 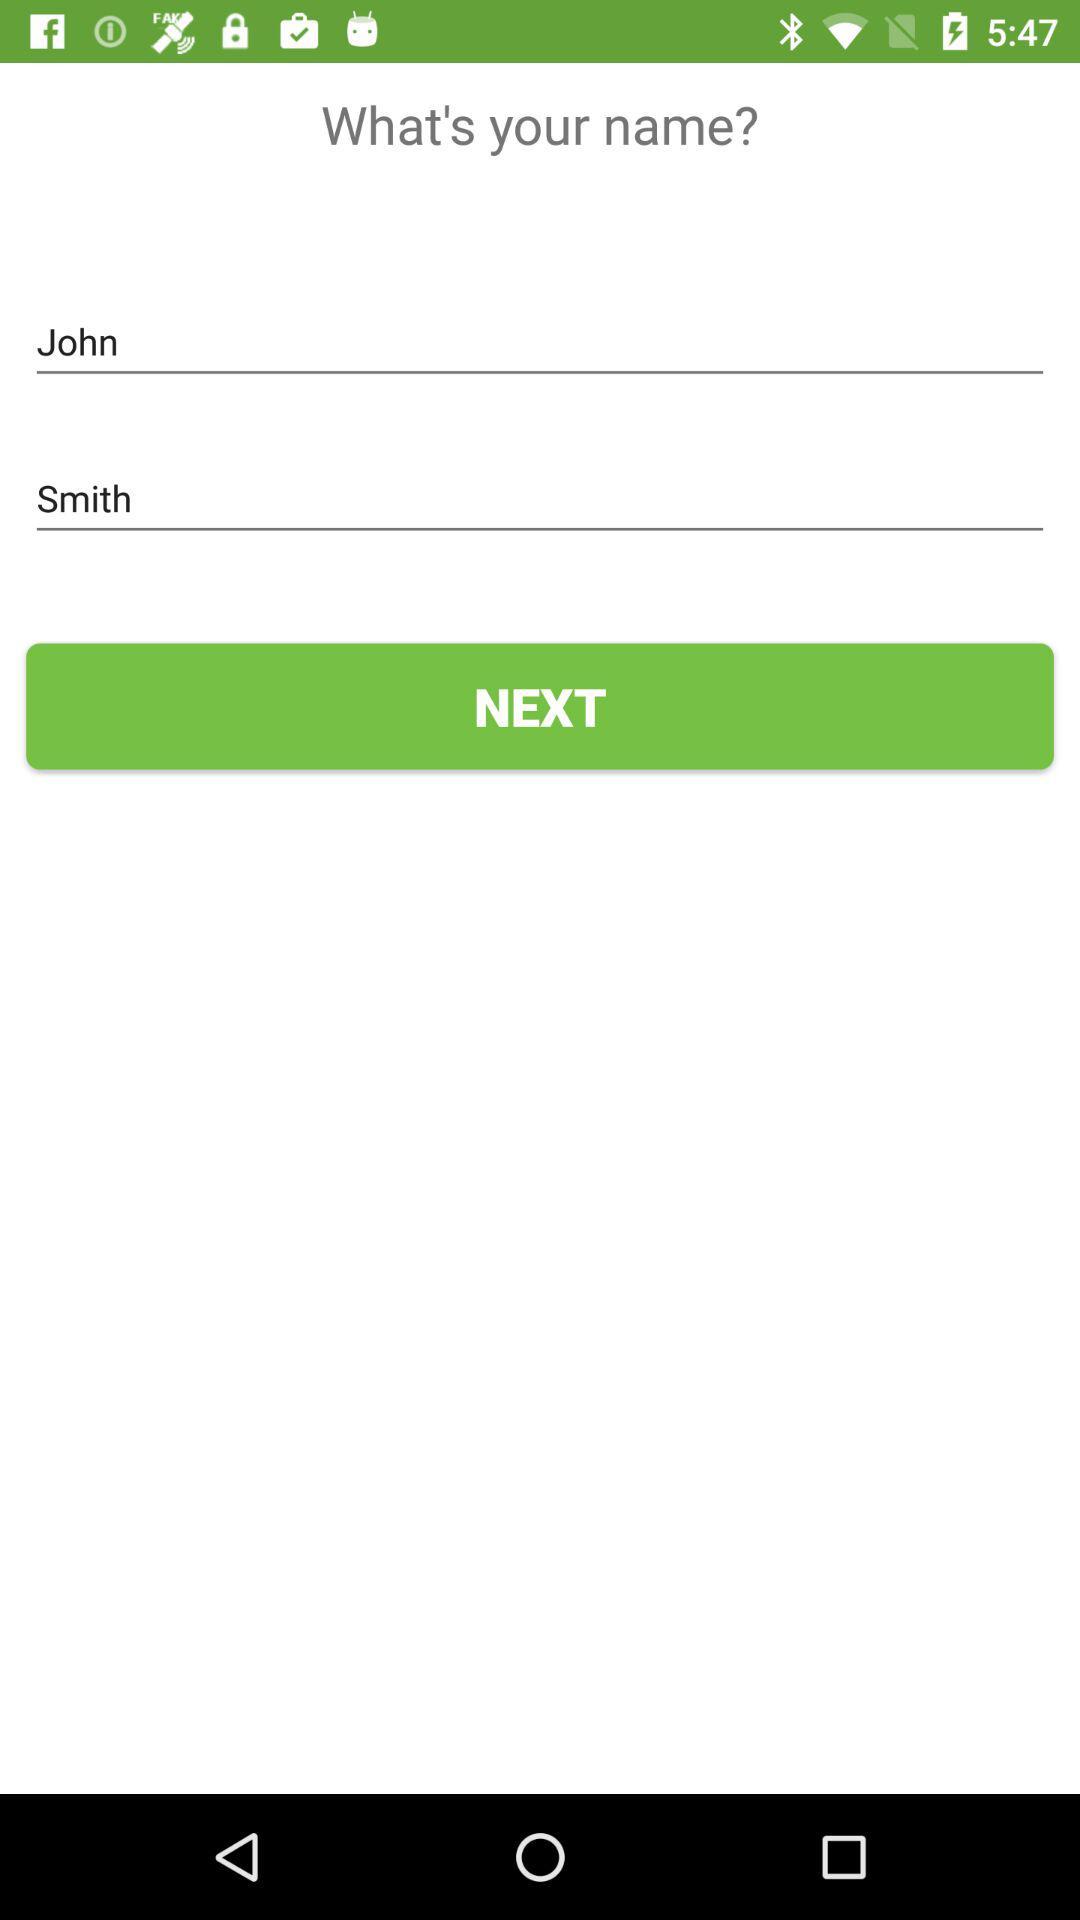 I want to click on the next item, so click(x=540, y=706).